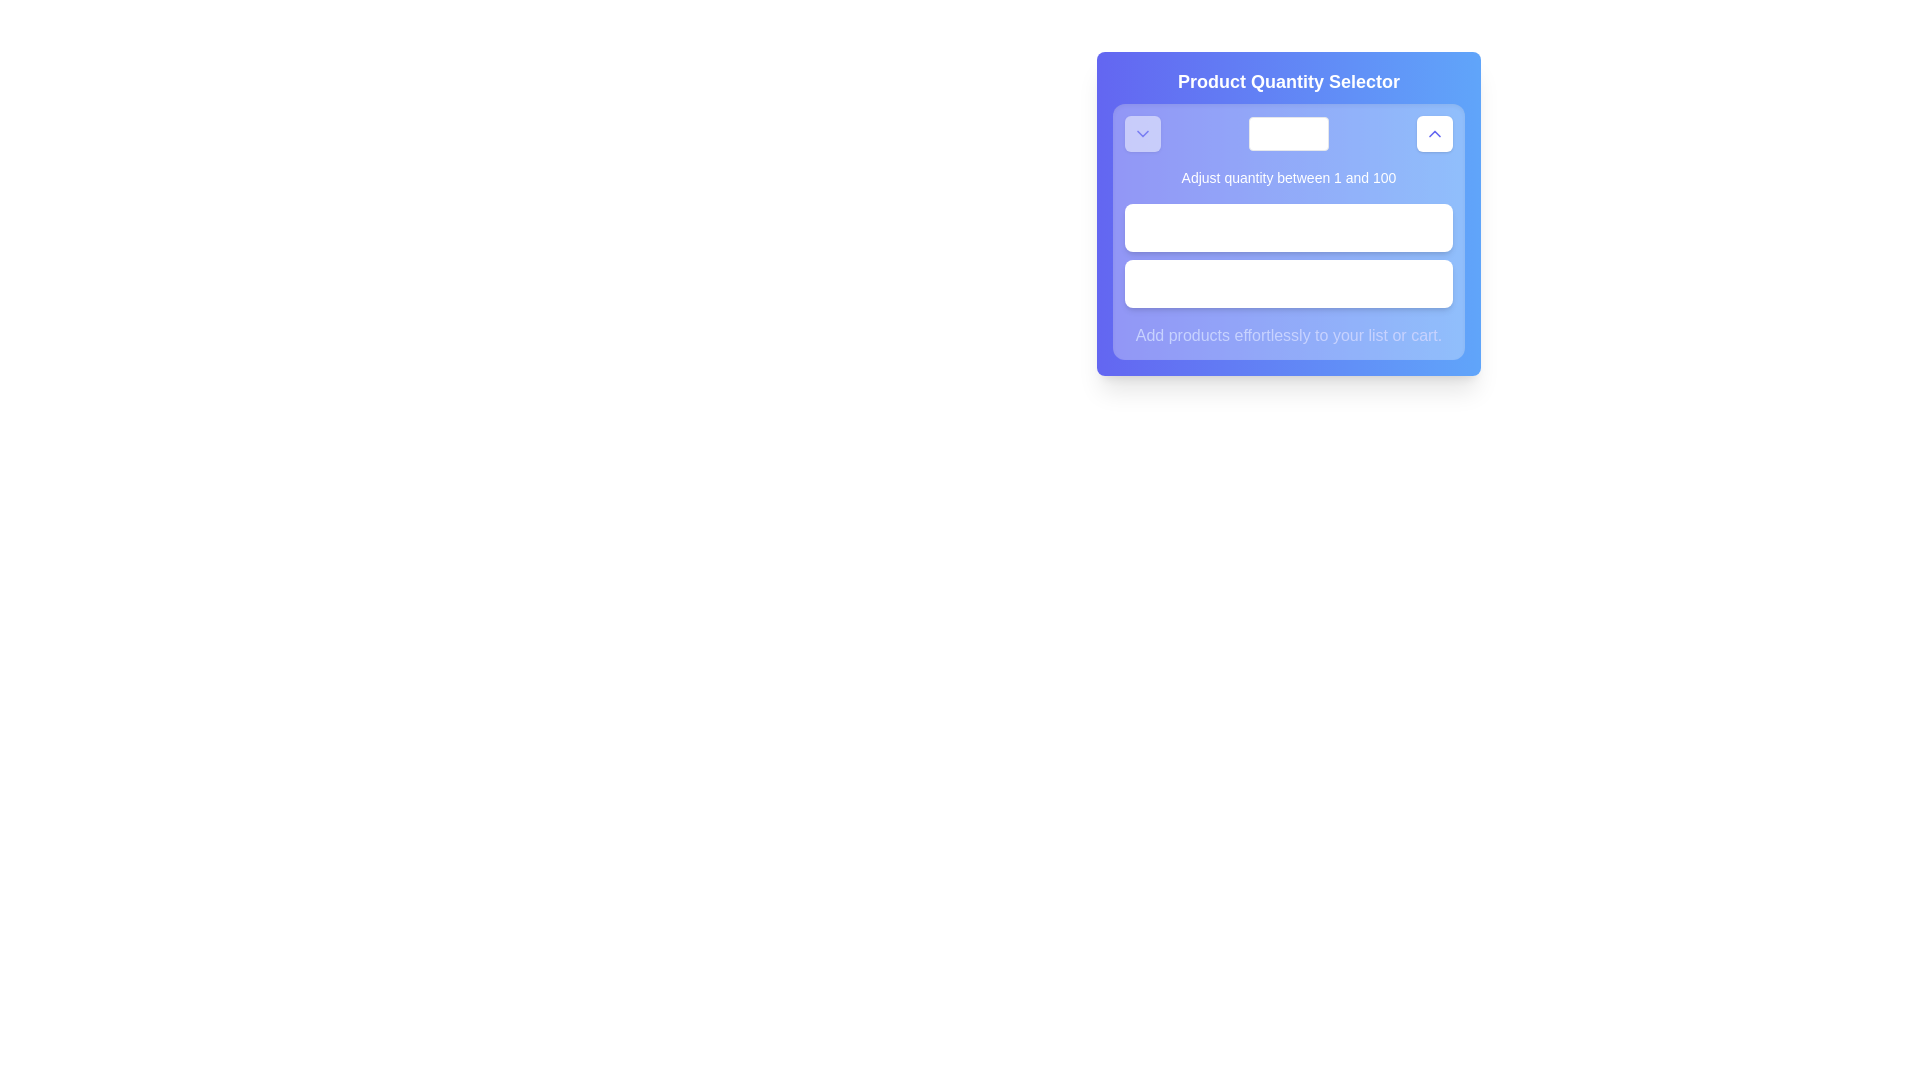 The image size is (1920, 1080). What do you see at coordinates (1289, 80) in the screenshot?
I see `the bold text label reading 'Product Quantity Selector' located at the top-center of the card interface` at bounding box center [1289, 80].